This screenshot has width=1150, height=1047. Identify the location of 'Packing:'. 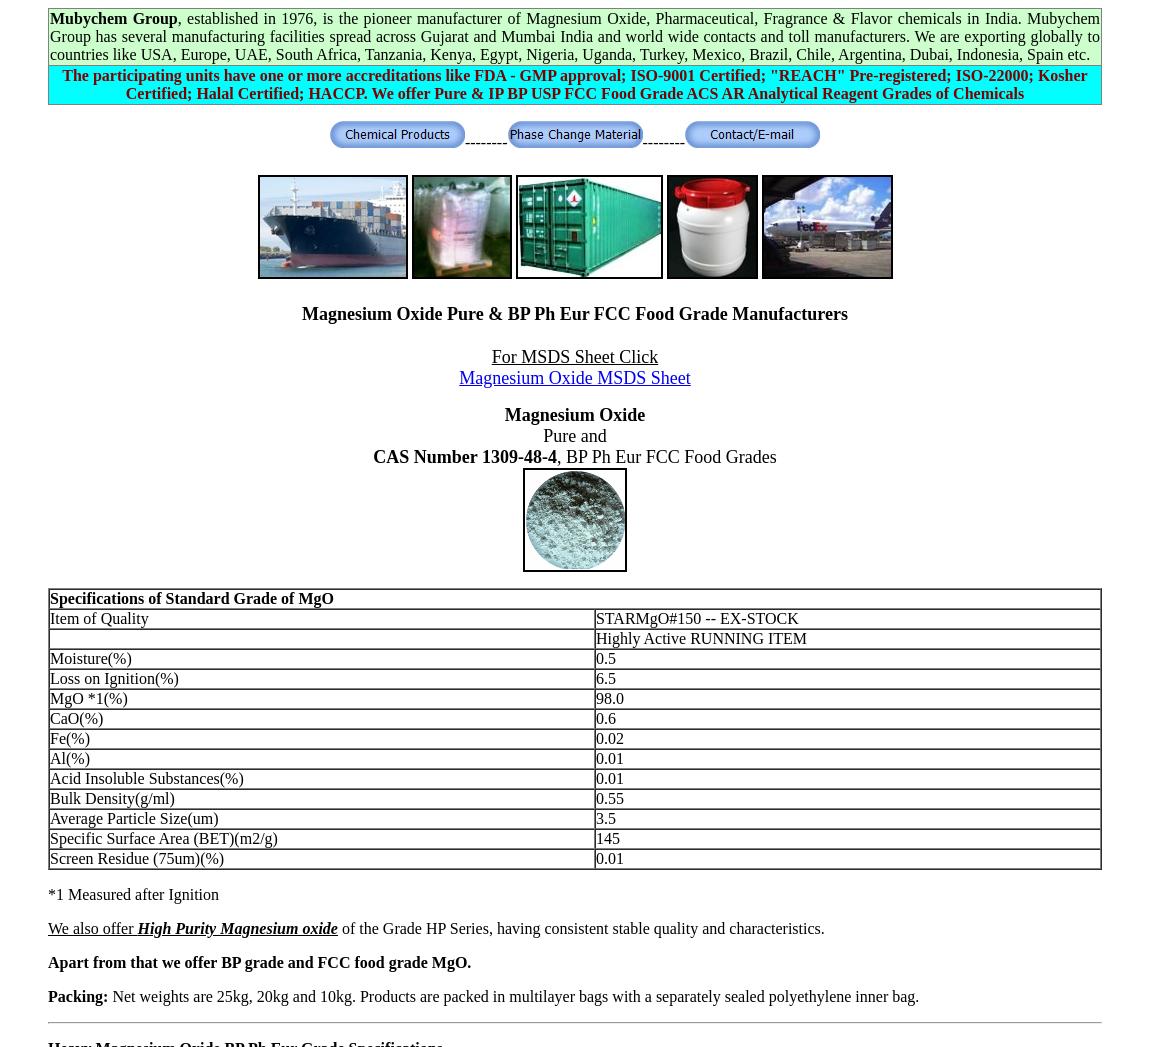
(79, 994).